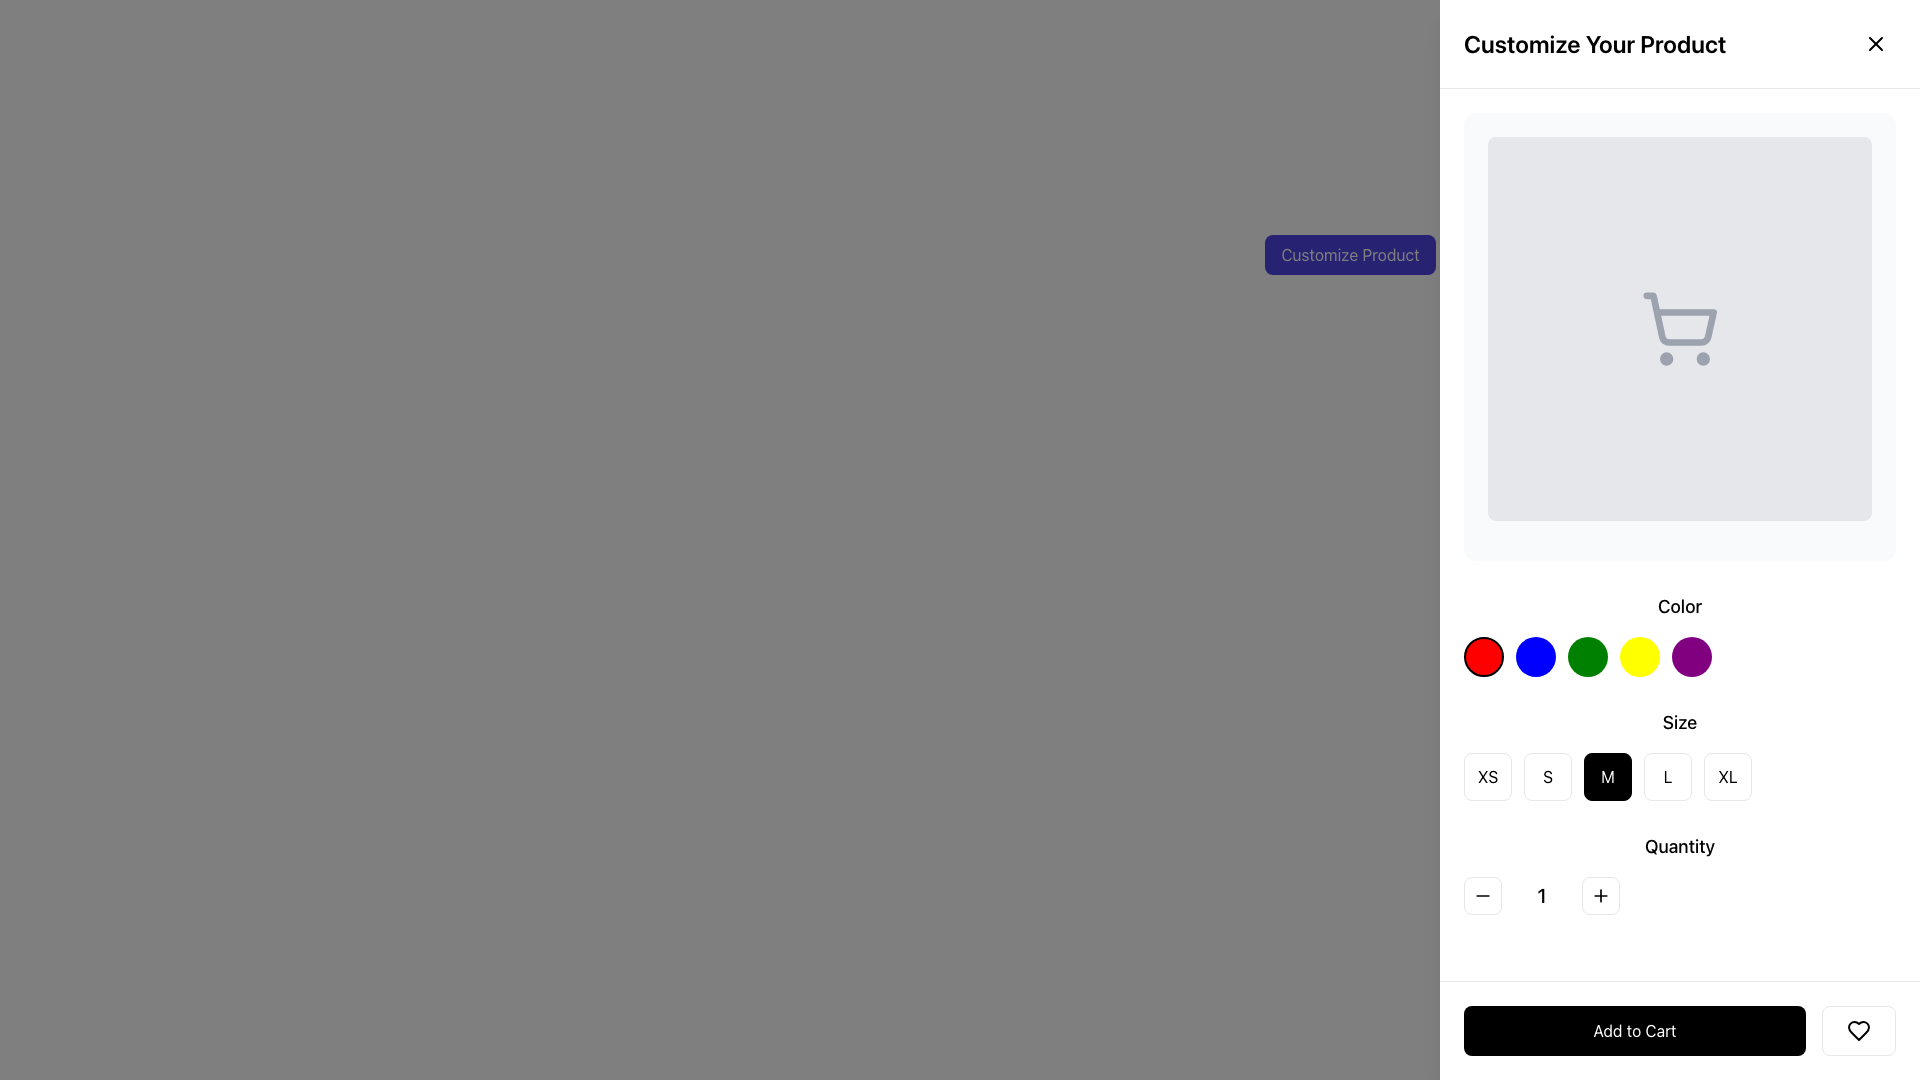 The width and height of the screenshot is (1920, 1080). Describe the element at coordinates (1875, 43) in the screenshot. I see `the close button located at the top-right corner of the 'Customize Your Product' modal` at that location.